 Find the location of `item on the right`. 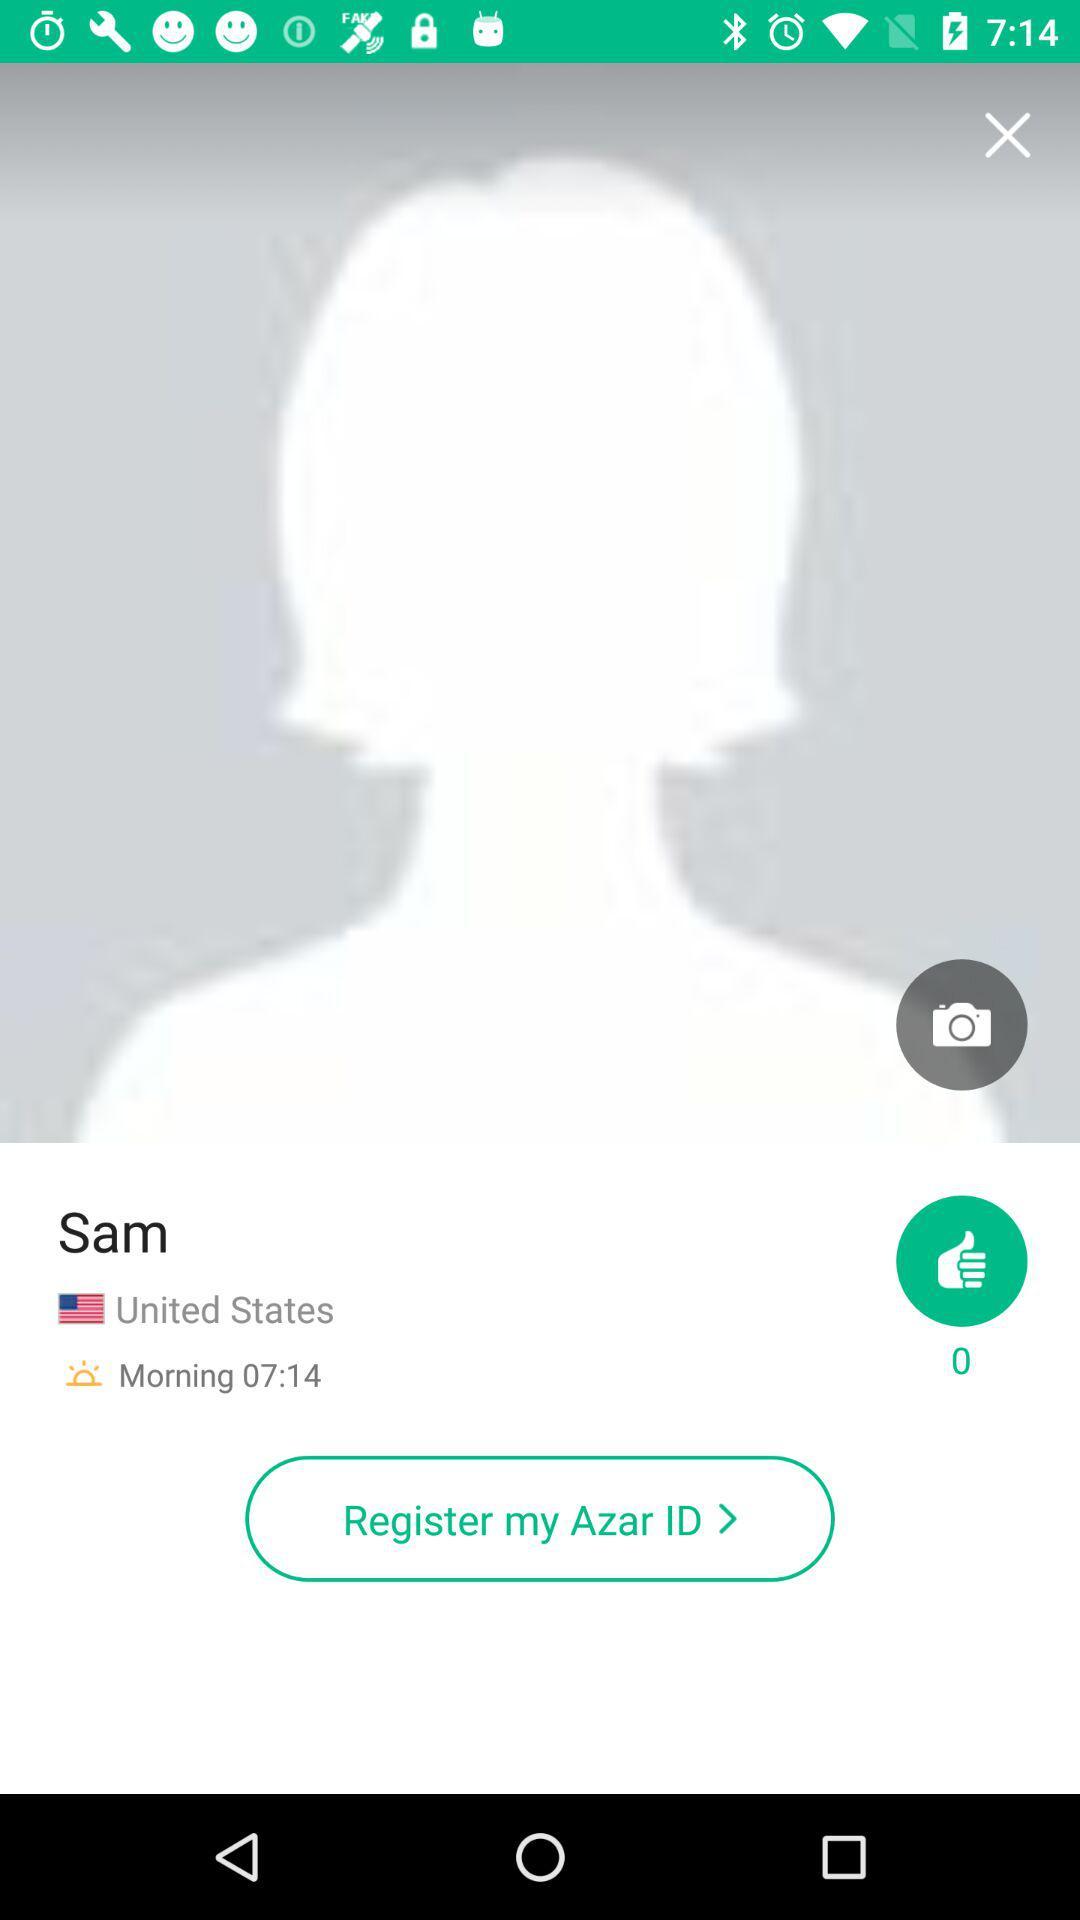

item on the right is located at coordinates (960, 1024).